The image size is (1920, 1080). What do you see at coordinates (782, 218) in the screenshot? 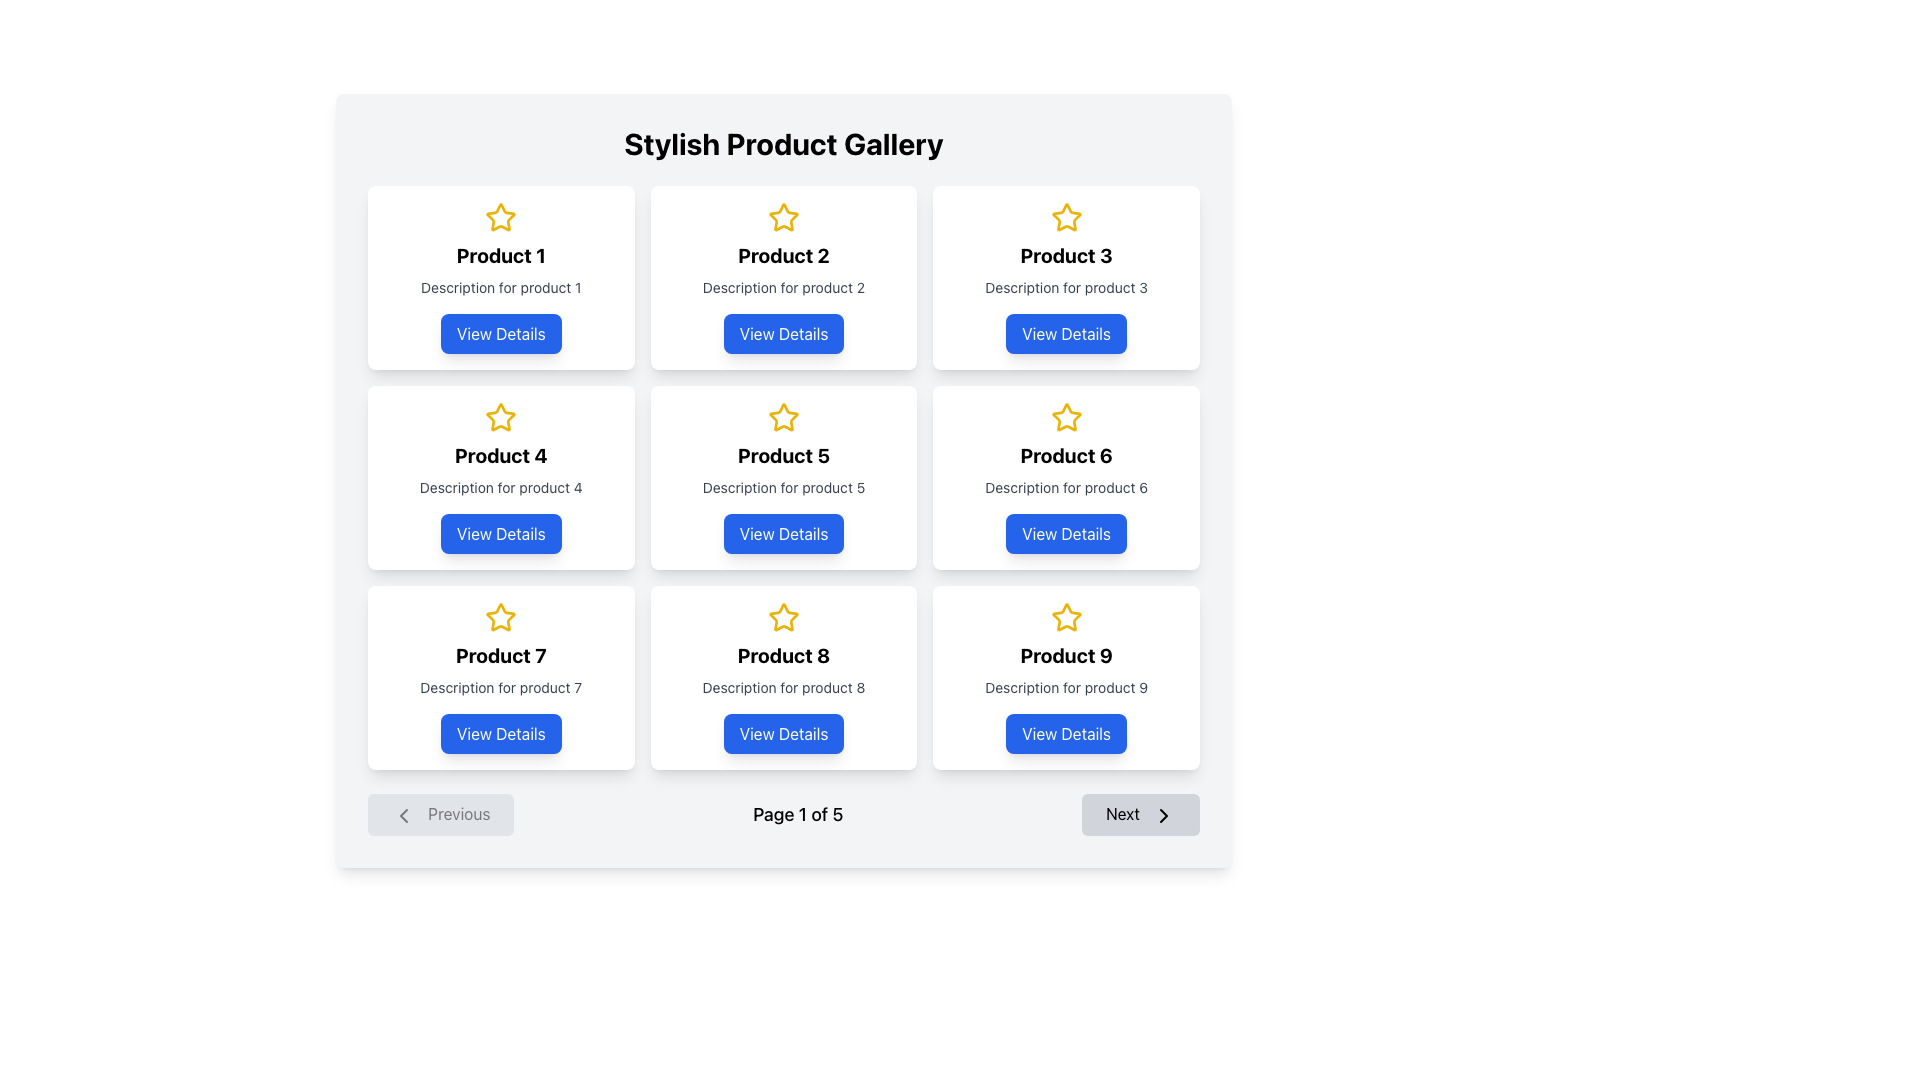
I see `the star-shaped icon with a yellow outline that indicates a rating or favorite for 'Product 2'` at bounding box center [782, 218].